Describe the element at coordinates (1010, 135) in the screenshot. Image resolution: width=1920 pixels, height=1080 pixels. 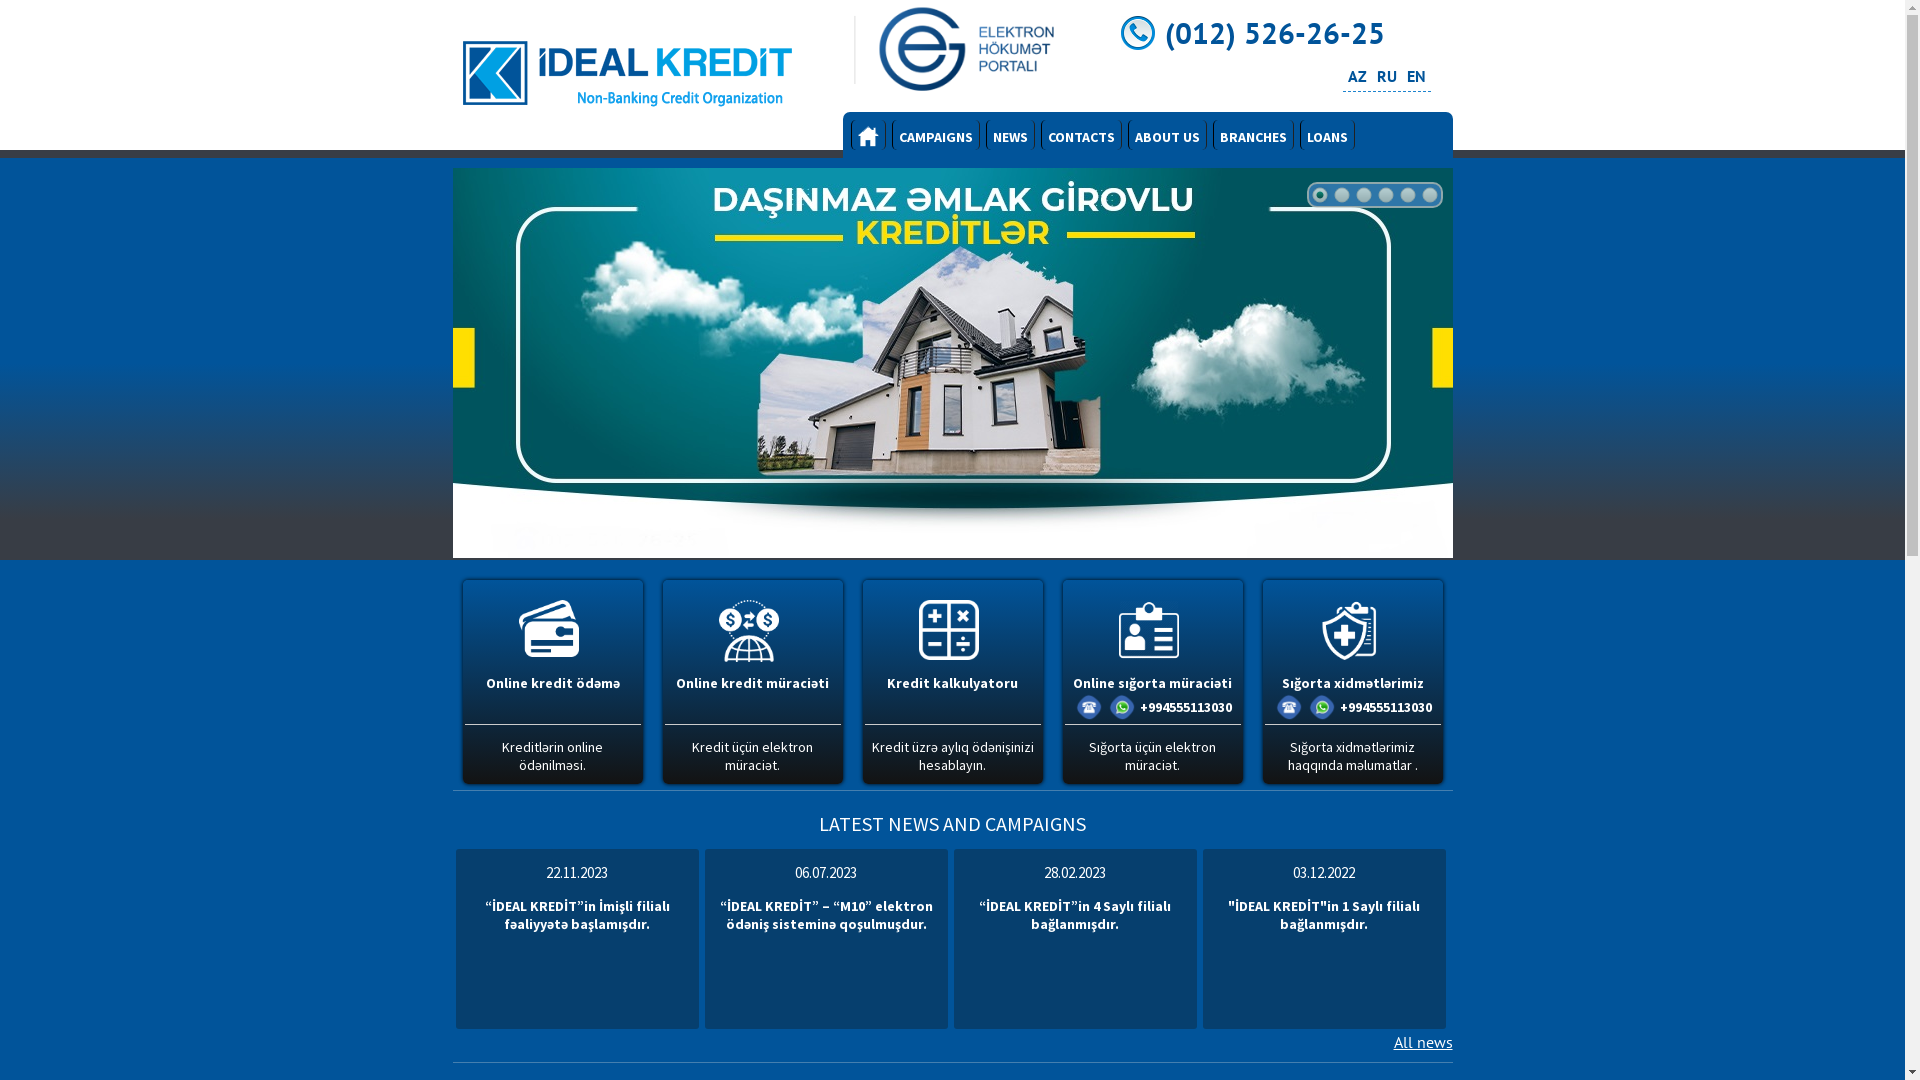
I see `'NEWS'` at that location.